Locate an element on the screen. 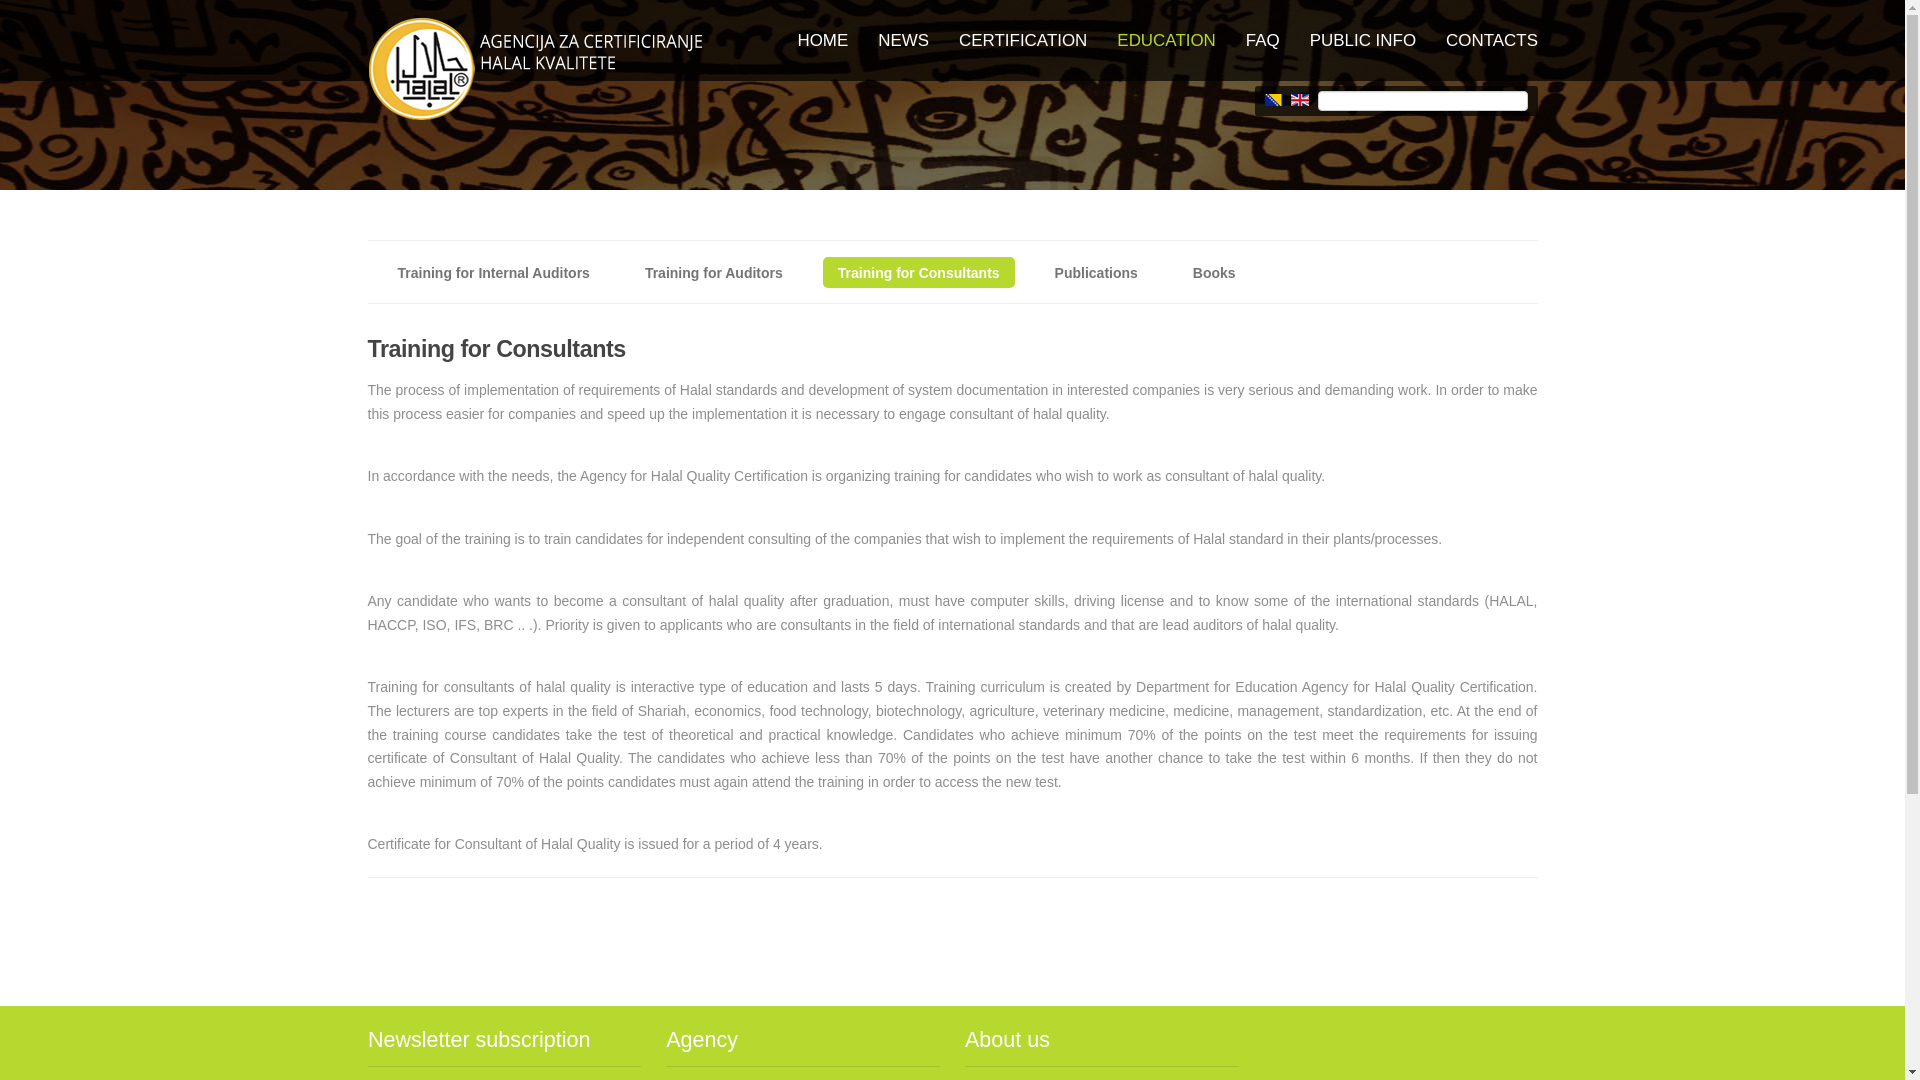 This screenshot has width=1920, height=1080. 'NEWS' is located at coordinates (902, 46).